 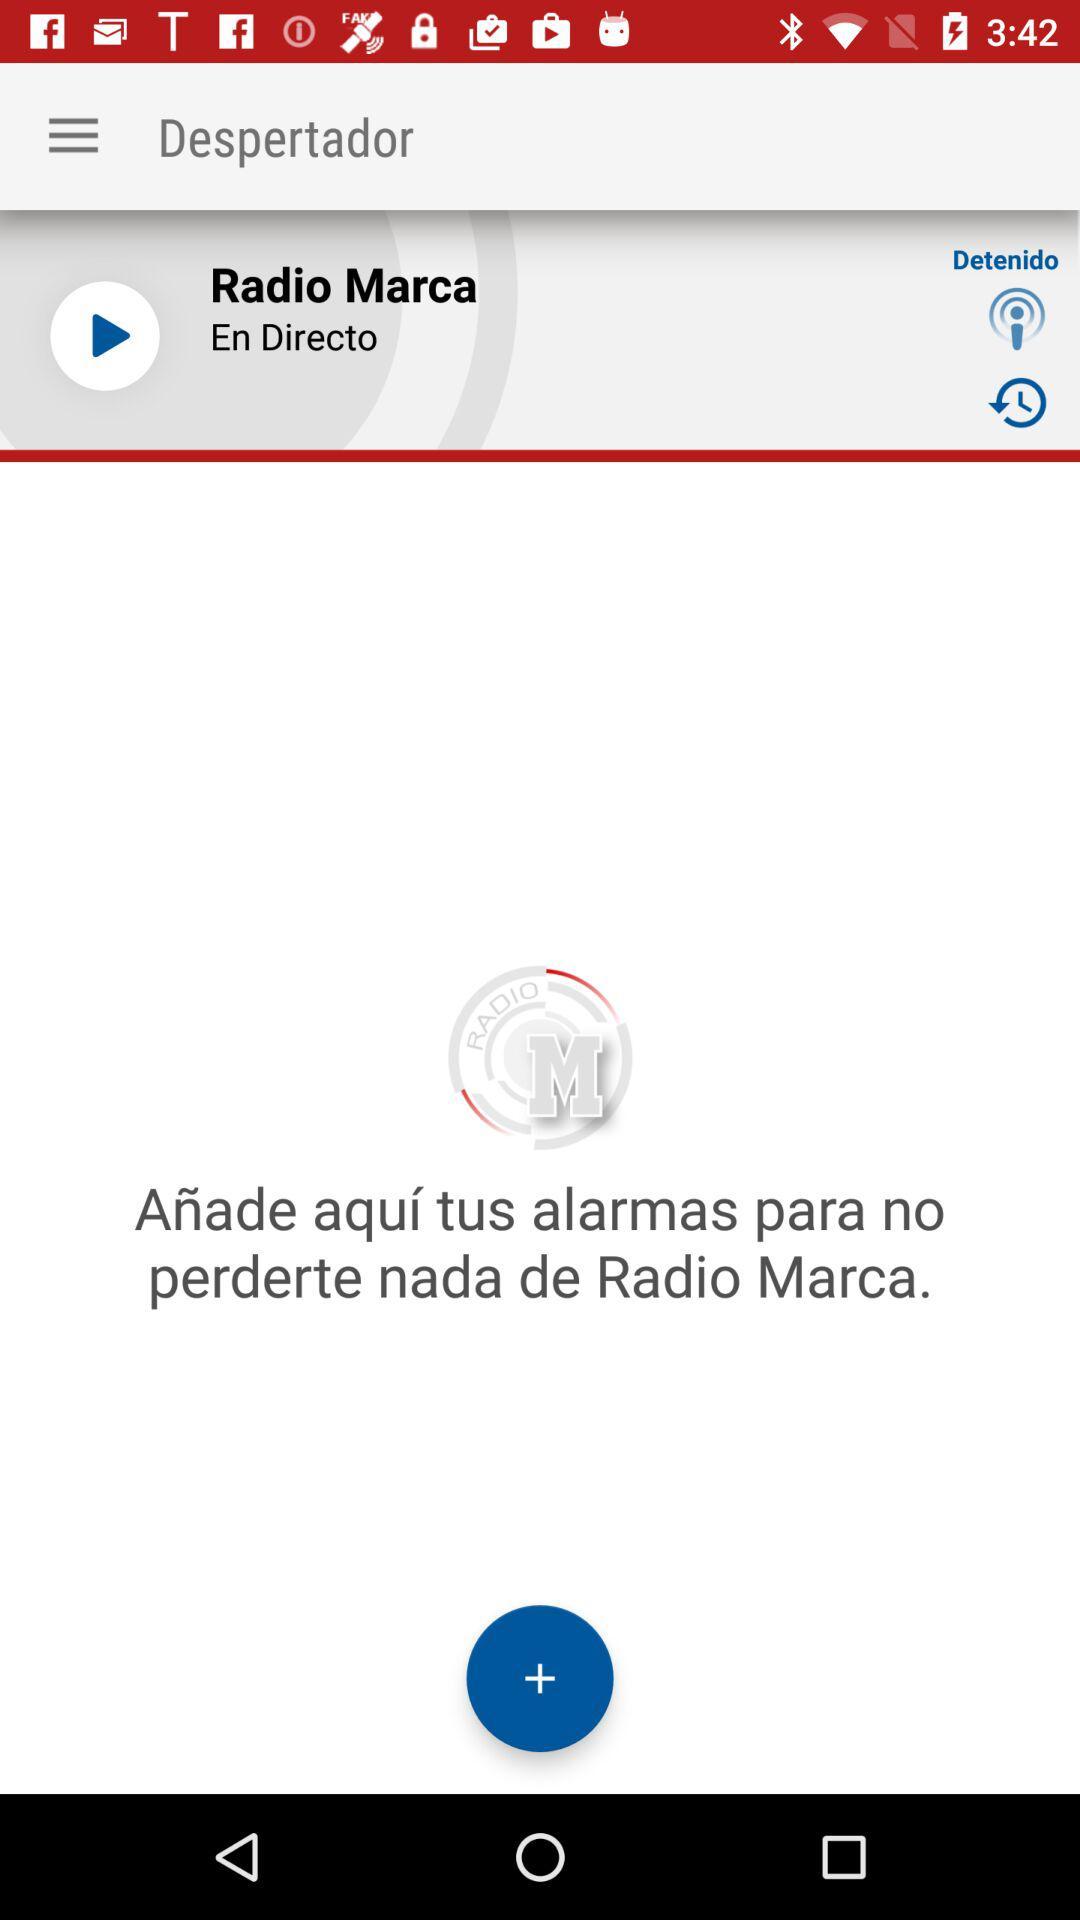 What do you see at coordinates (540, 1678) in the screenshot?
I see `the add icon` at bounding box center [540, 1678].